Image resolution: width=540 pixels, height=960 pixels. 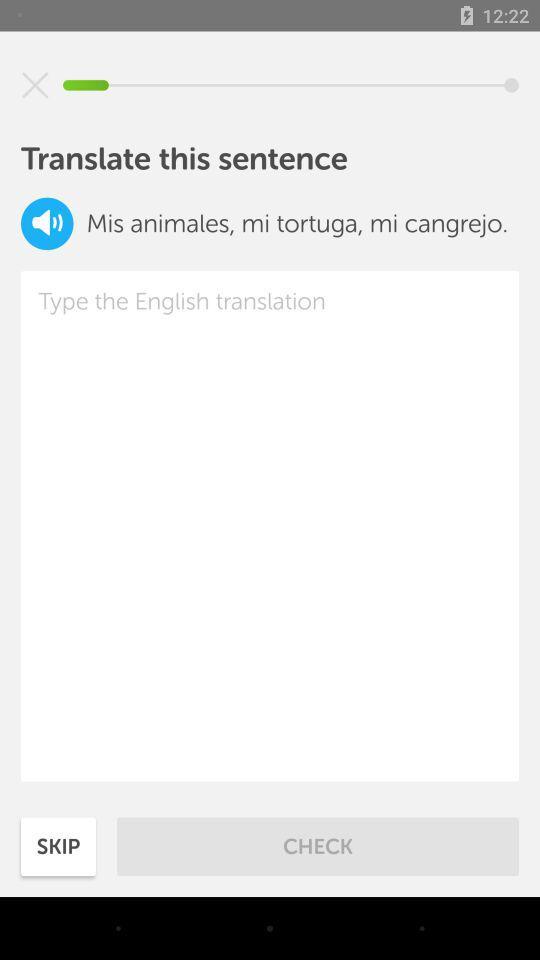 What do you see at coordinates (47, 223) in the screenshot?
I see `auto play` at bounding box center [47, 223].